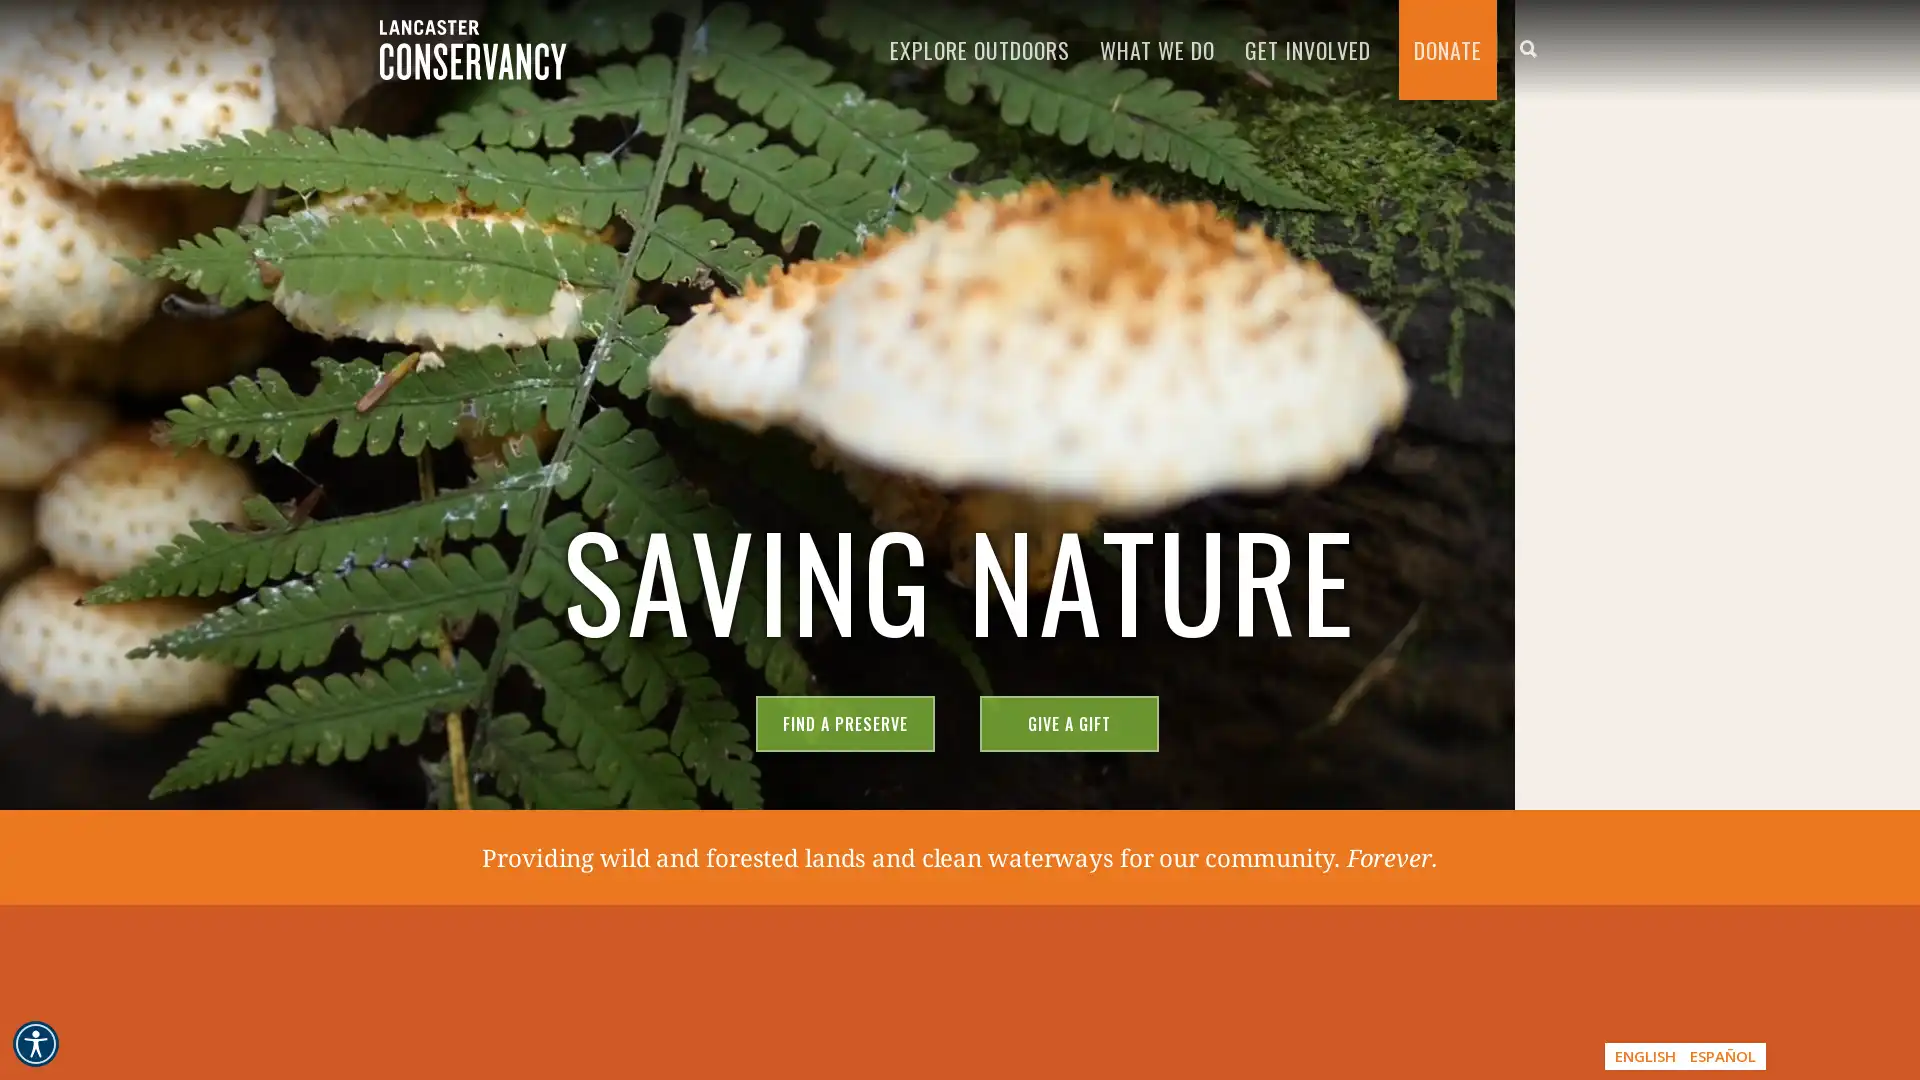 The image size is (1920, 1080). What do you see at coordinates (35, 1043) in the screenshot?
I see `Accessibility Menu` at bounding box center [35, 1043].